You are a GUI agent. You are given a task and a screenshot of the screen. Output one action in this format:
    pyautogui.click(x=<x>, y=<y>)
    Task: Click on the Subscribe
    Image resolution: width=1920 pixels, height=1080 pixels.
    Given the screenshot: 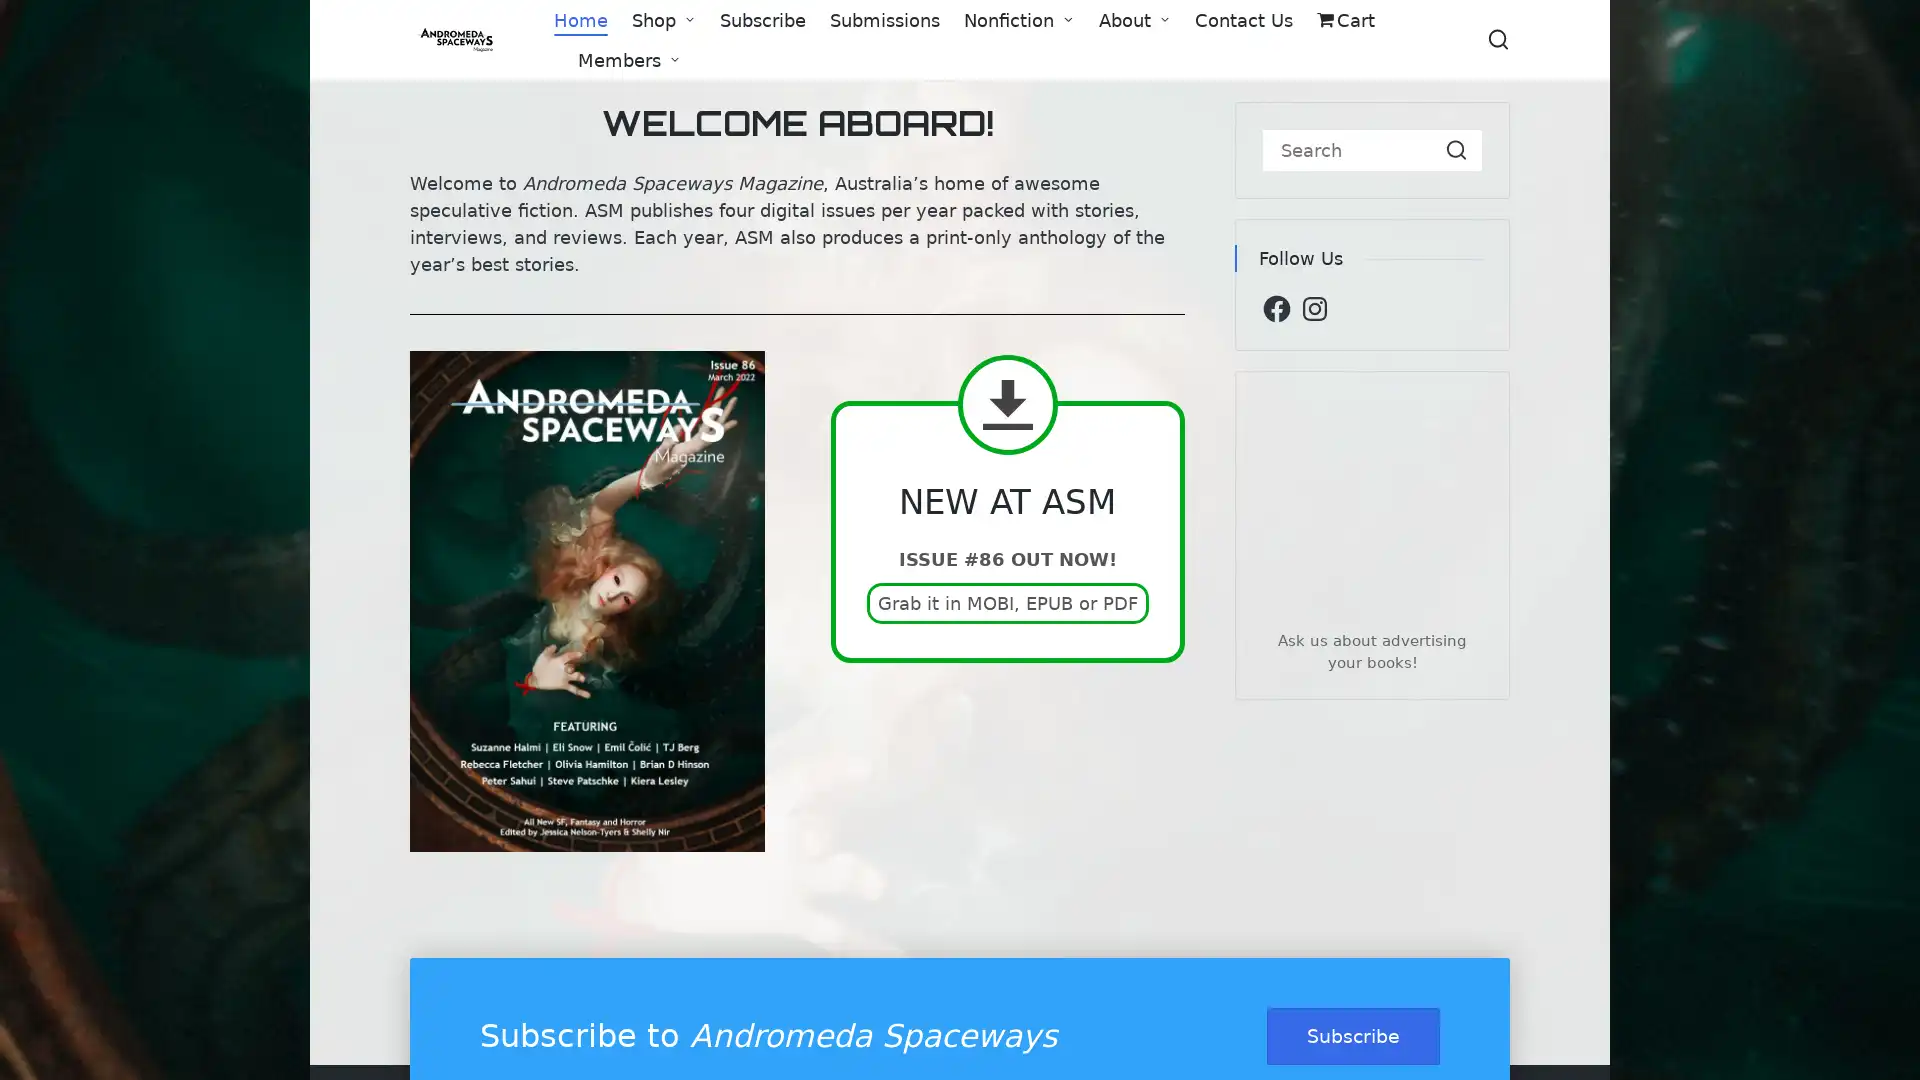 What is the action you would take?
    pyautogui.click(x=1353, y=1035)
    